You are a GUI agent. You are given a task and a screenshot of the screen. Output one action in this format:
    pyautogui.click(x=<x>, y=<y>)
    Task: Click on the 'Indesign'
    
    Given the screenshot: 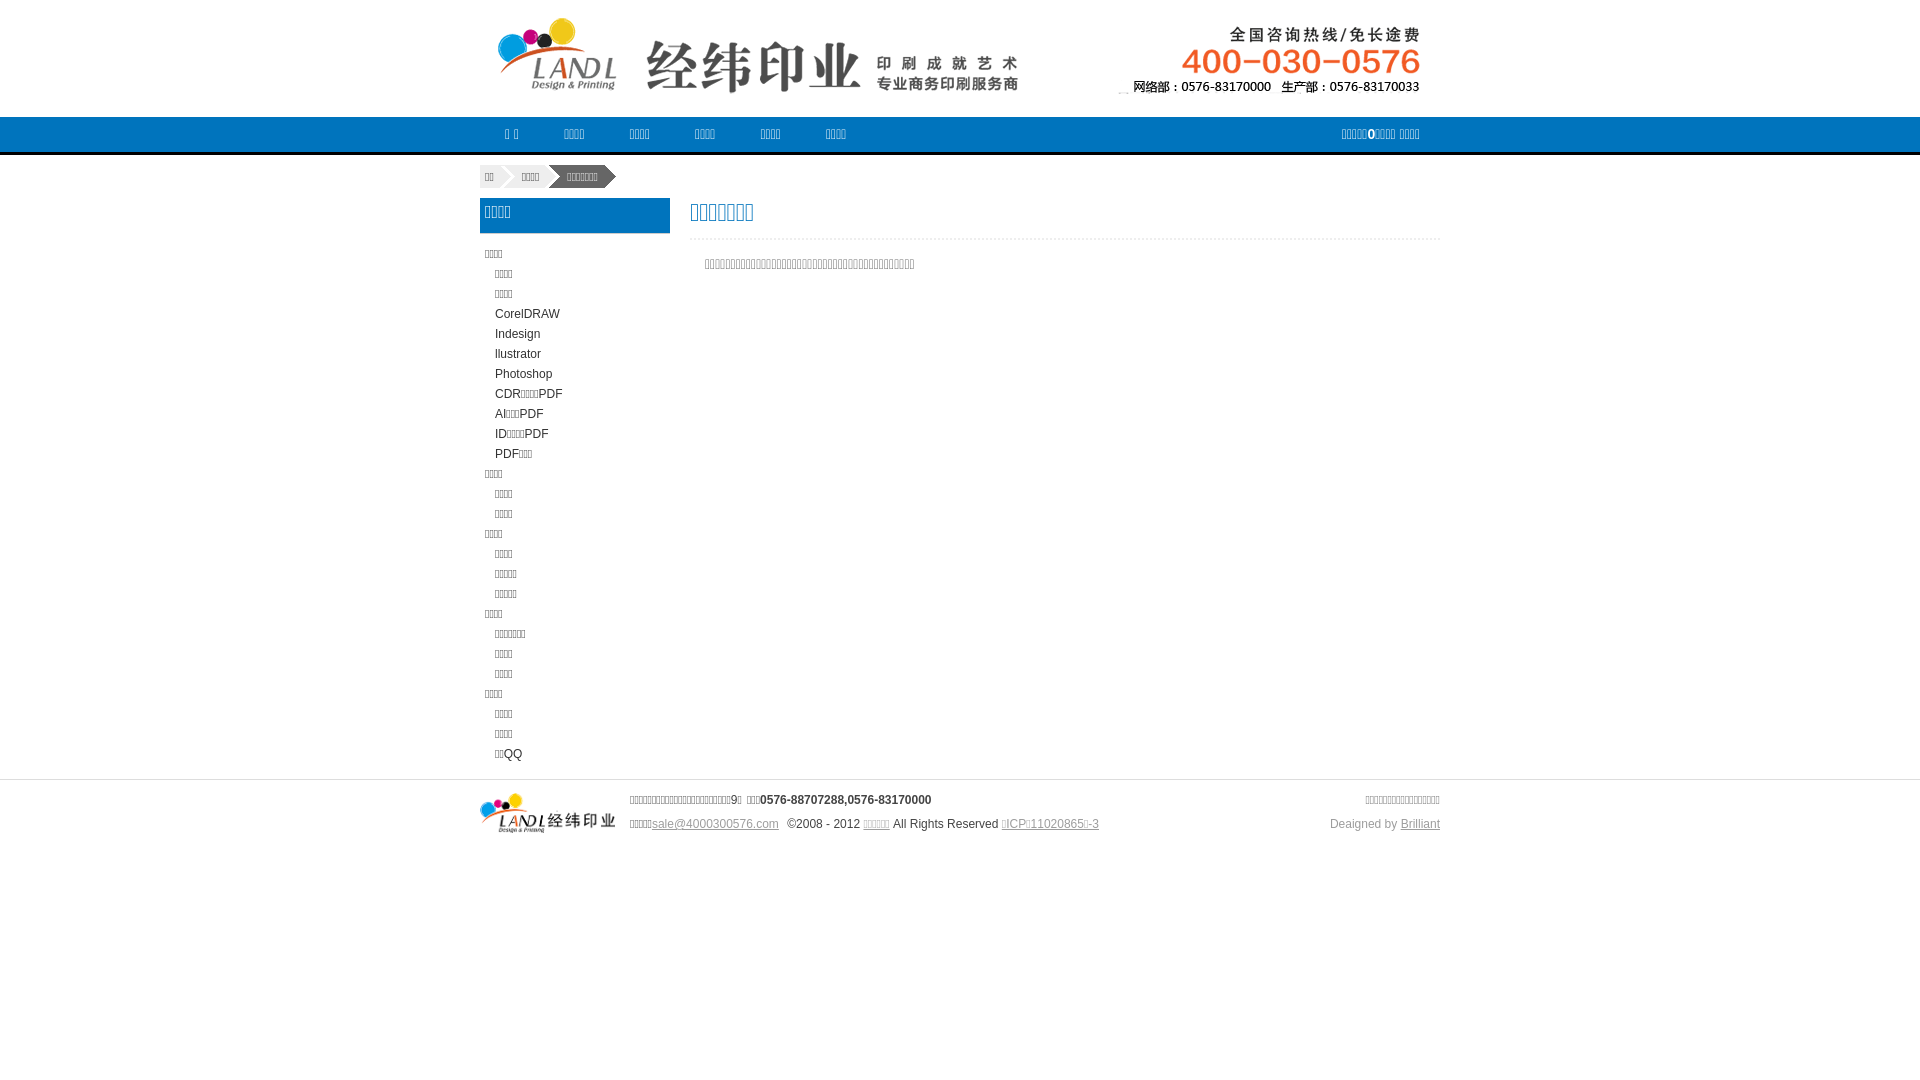 What is the action you would take?
    pyautogui.click(x=517, y=333)
    